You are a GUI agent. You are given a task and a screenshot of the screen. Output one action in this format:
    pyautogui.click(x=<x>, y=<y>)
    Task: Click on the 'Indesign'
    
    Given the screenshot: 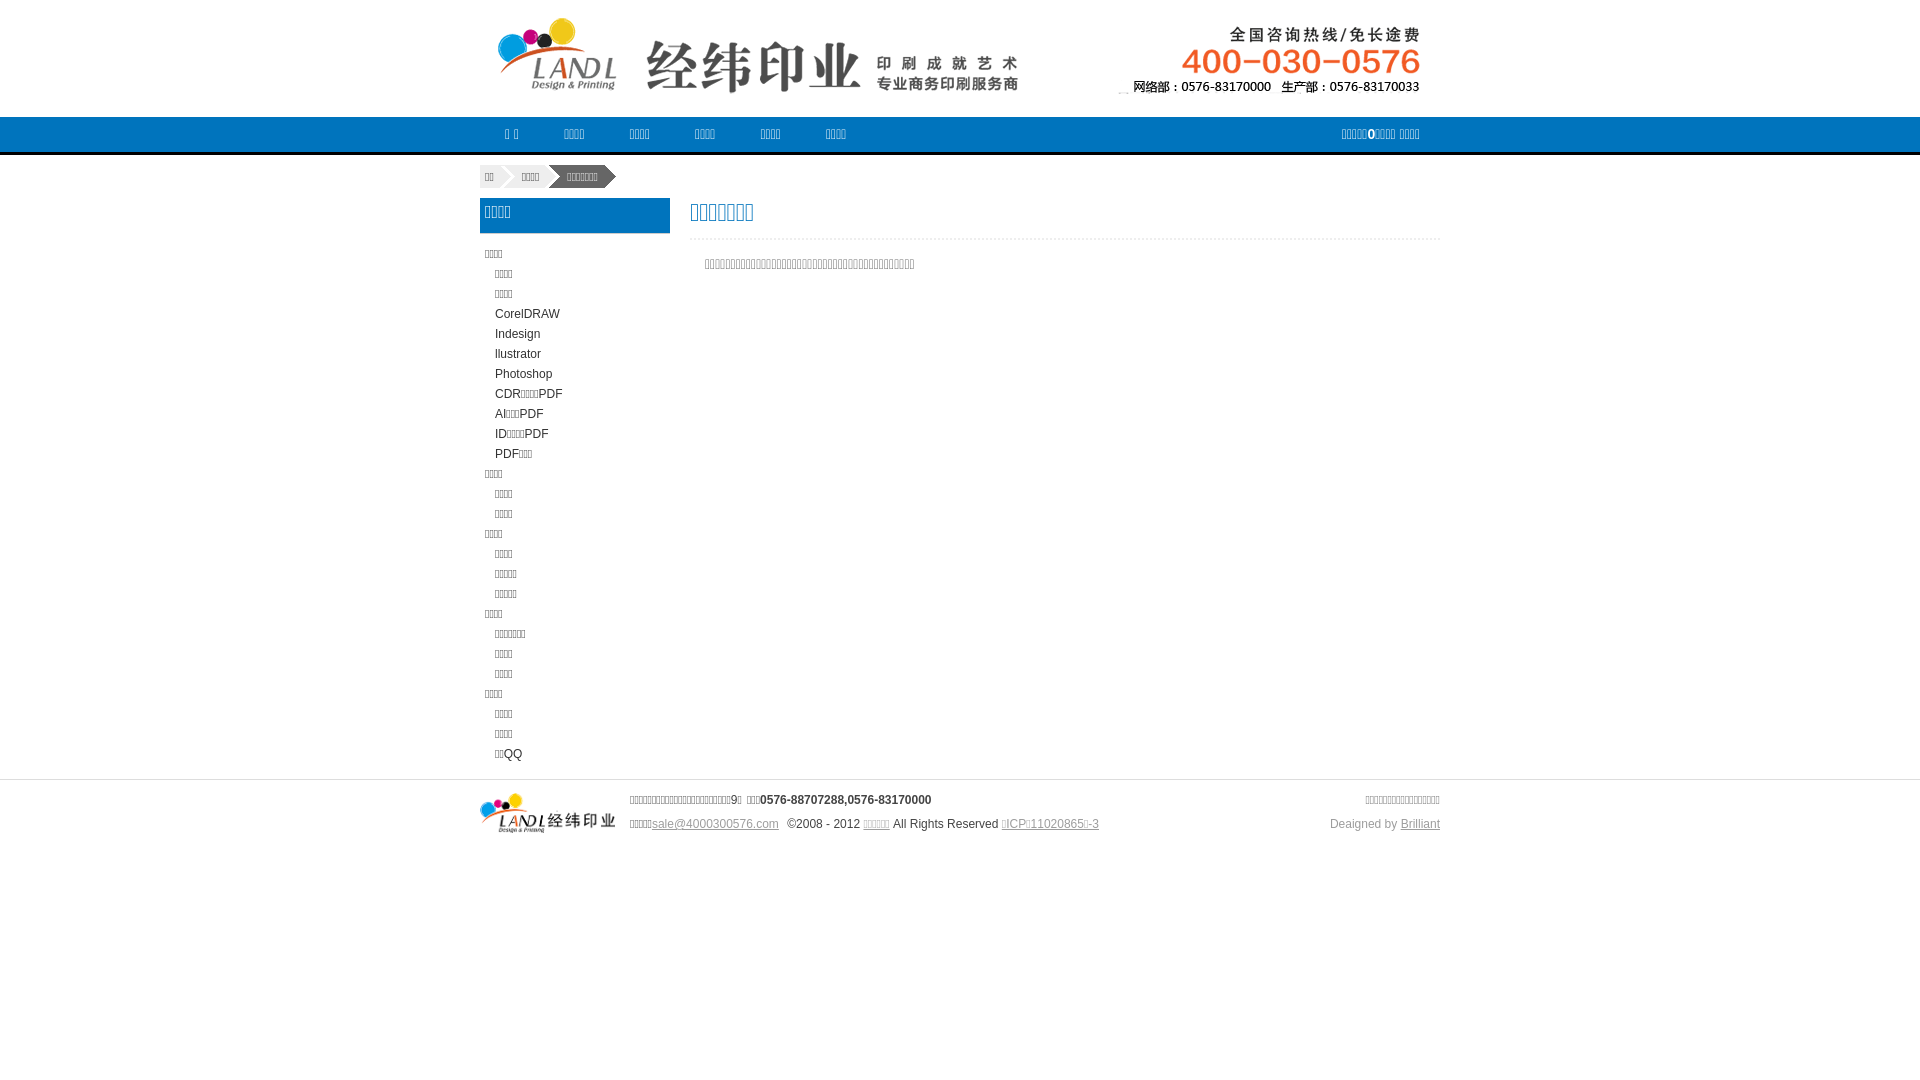 What is the action you would take?
    pyautogui.click(x=517, y=333)
    